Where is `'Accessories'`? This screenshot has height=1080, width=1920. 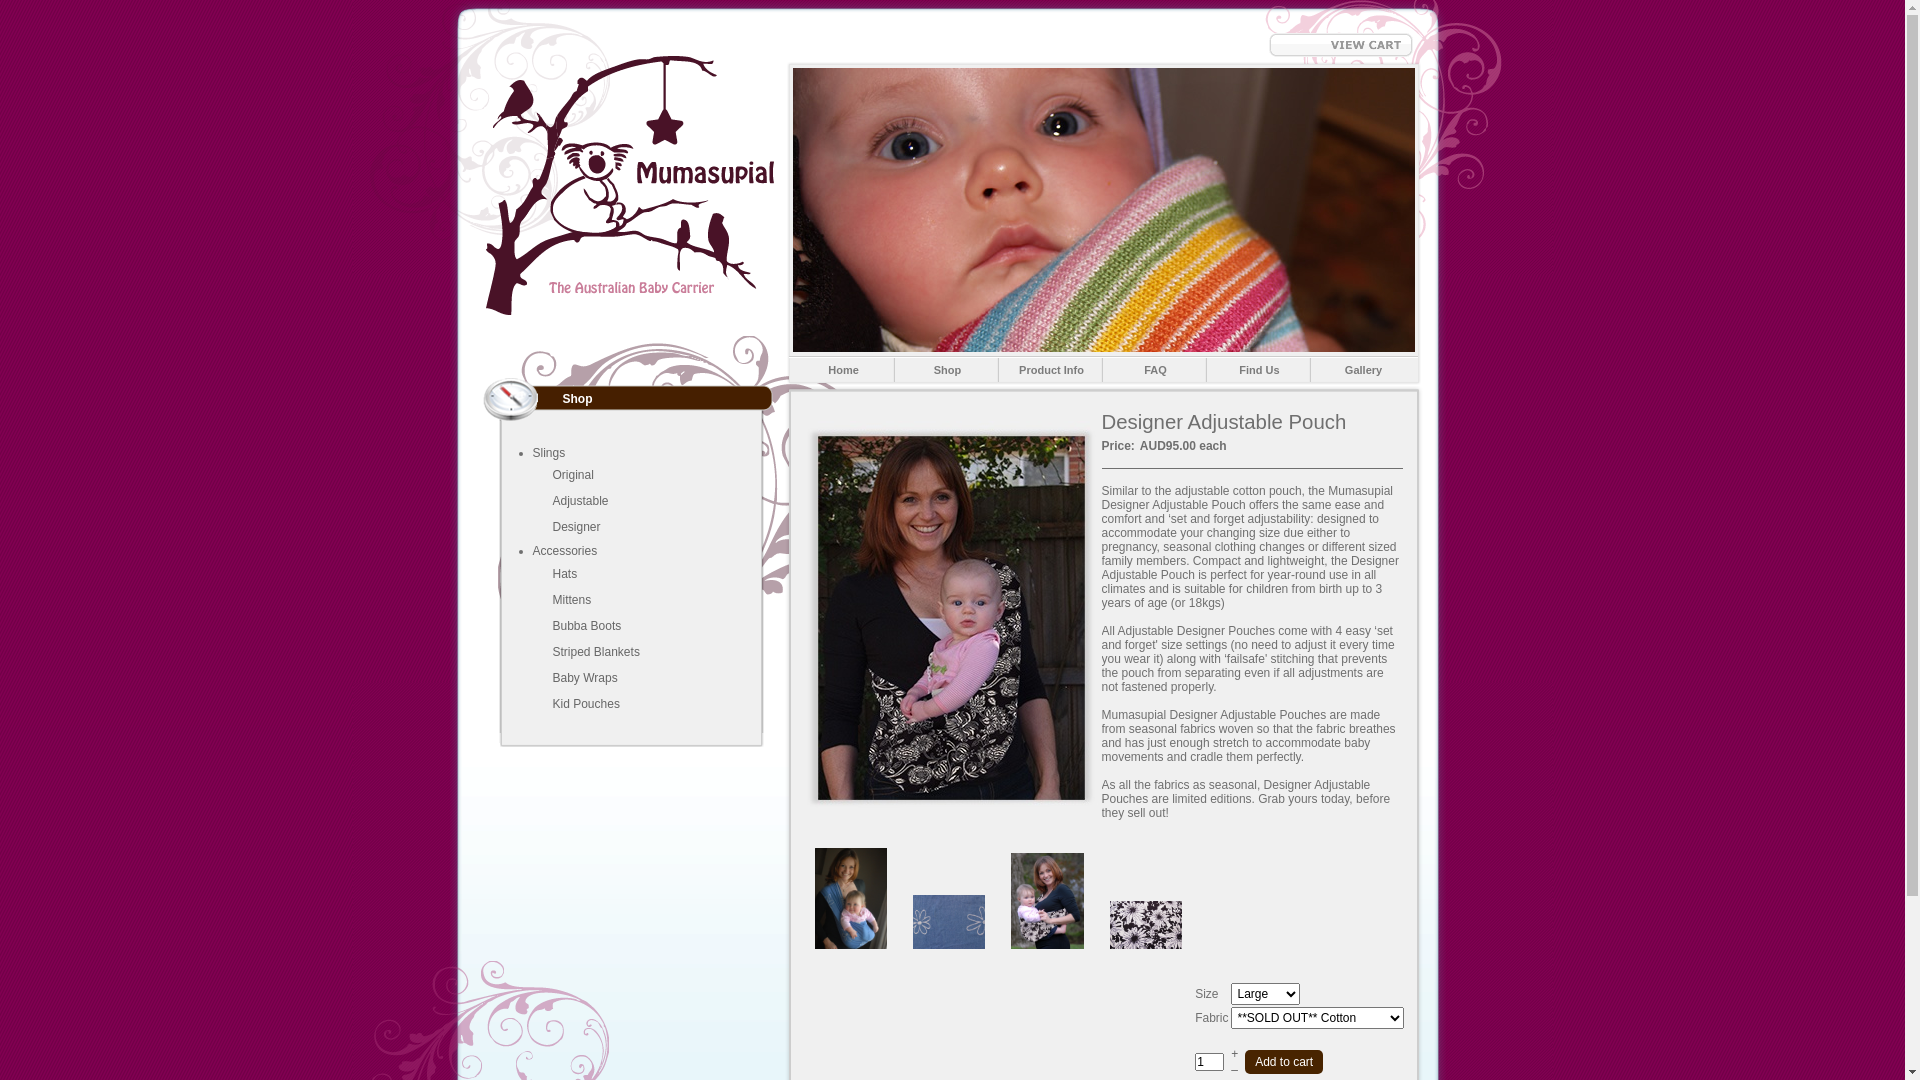
'Accessories' is located at coordinates (532, 551).